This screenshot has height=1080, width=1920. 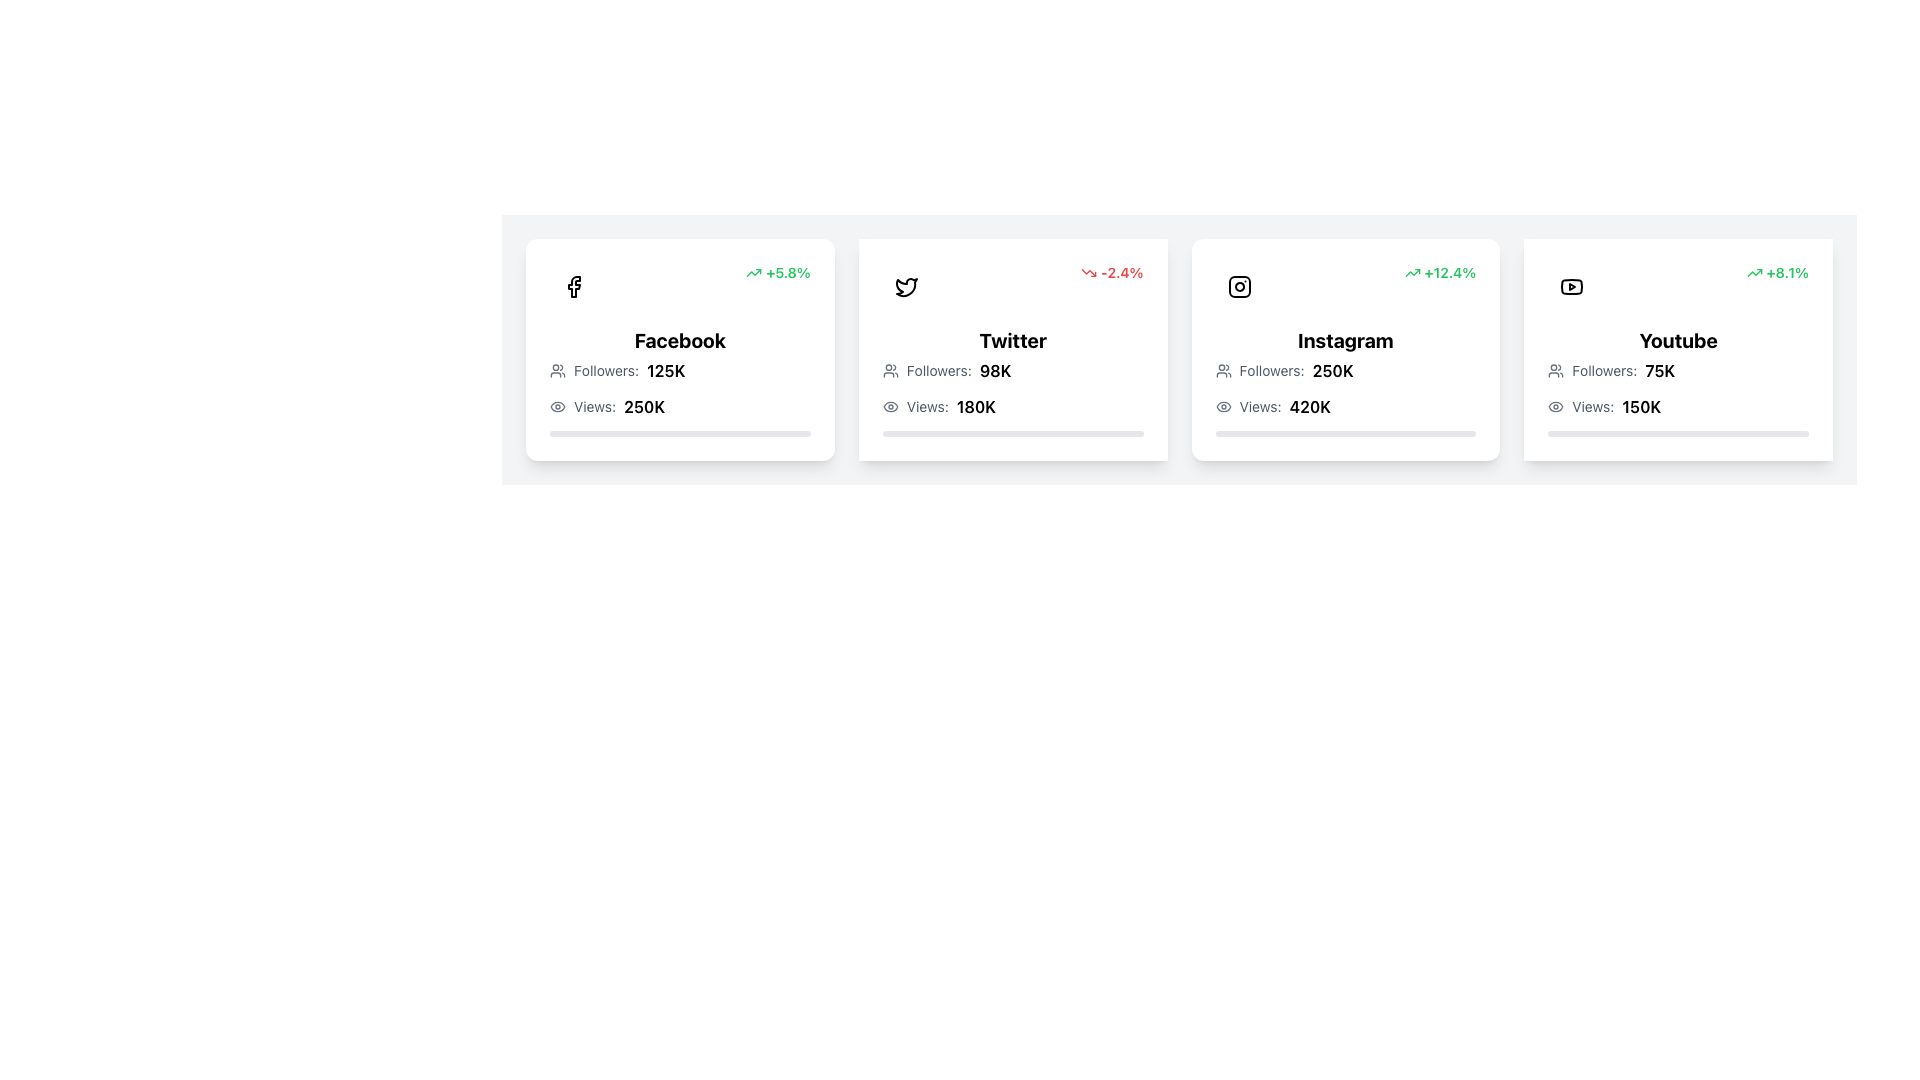 What do you see at coordinates (1013, 339) in the screenshot?
I see `the bold, large text reading 'Twitter' which is centrally located within the second card in a series of horizontally aligned cards` at bounding box center [1013, 339].